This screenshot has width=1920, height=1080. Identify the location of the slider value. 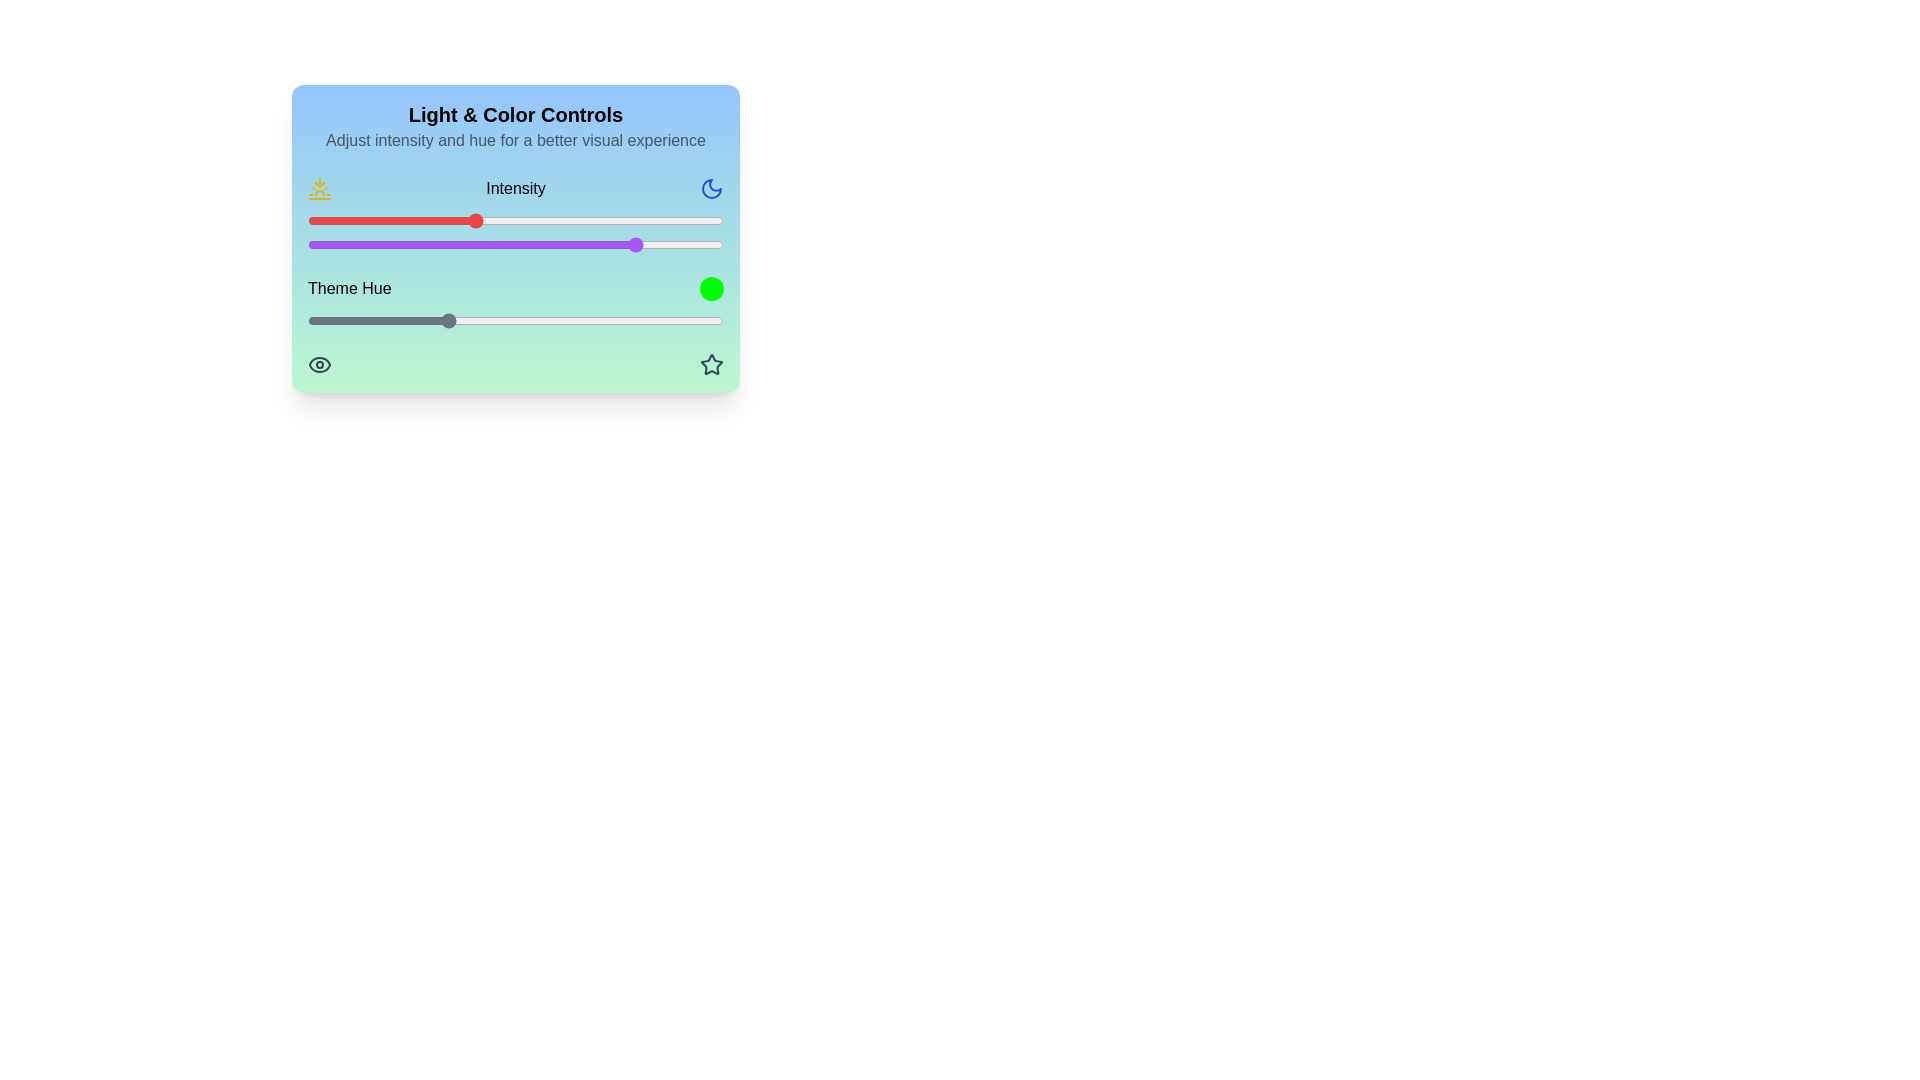
(491, 319).